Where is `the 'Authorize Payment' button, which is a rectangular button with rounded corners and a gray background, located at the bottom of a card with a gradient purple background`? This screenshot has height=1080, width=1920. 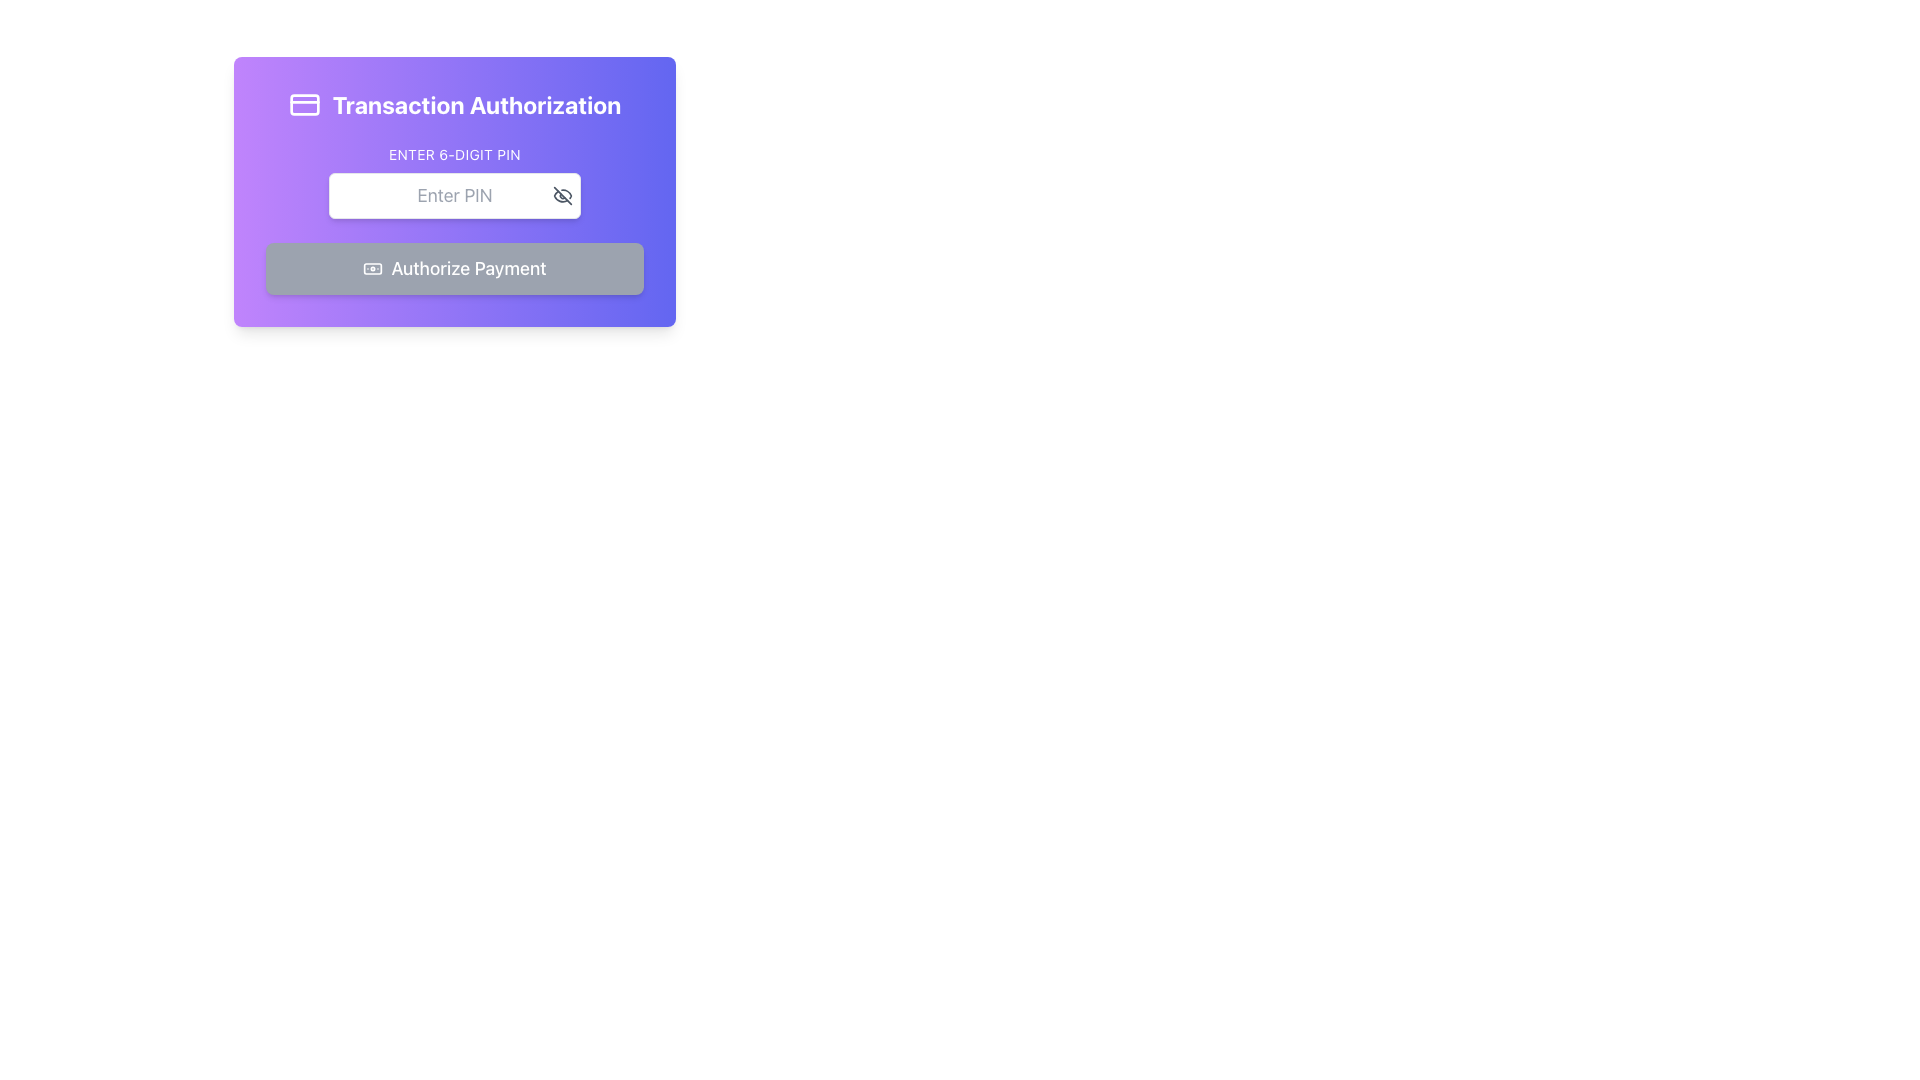 the 'Authorize Payment' button, which is a rectangular button with rounded corners and a gray background, located at the bottom of a card with a gradient purple background is located at coordinates (454, 268).